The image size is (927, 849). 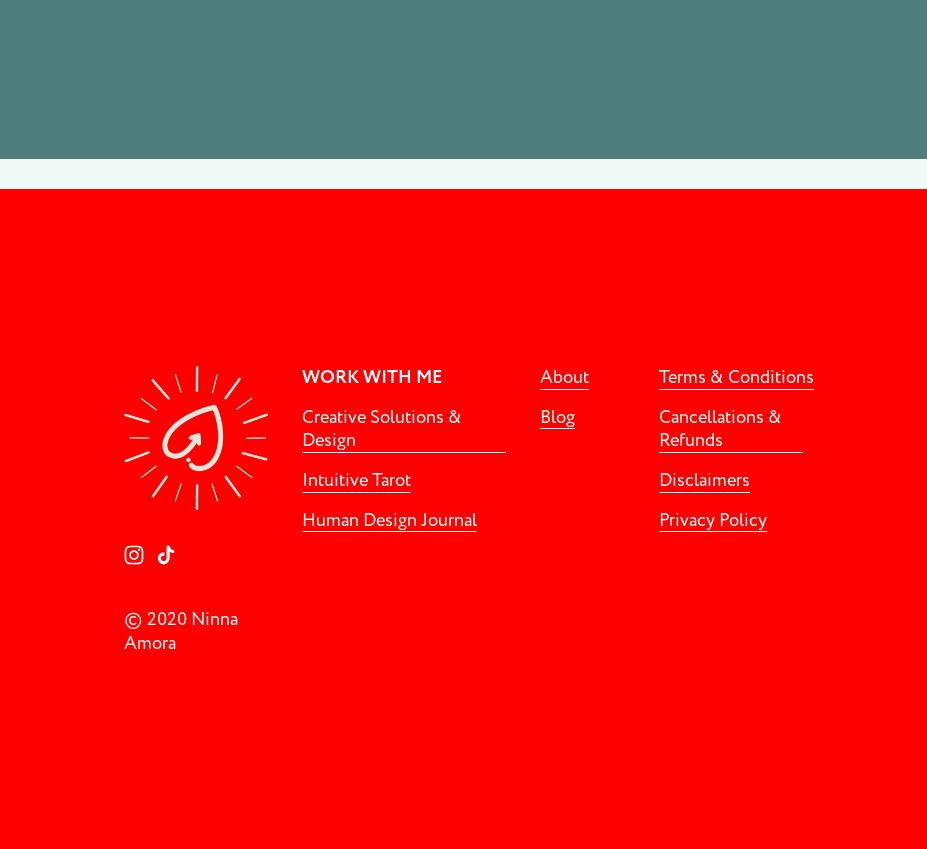 I want to click on 'WORK WITH ME', so click(x=371, y=377).